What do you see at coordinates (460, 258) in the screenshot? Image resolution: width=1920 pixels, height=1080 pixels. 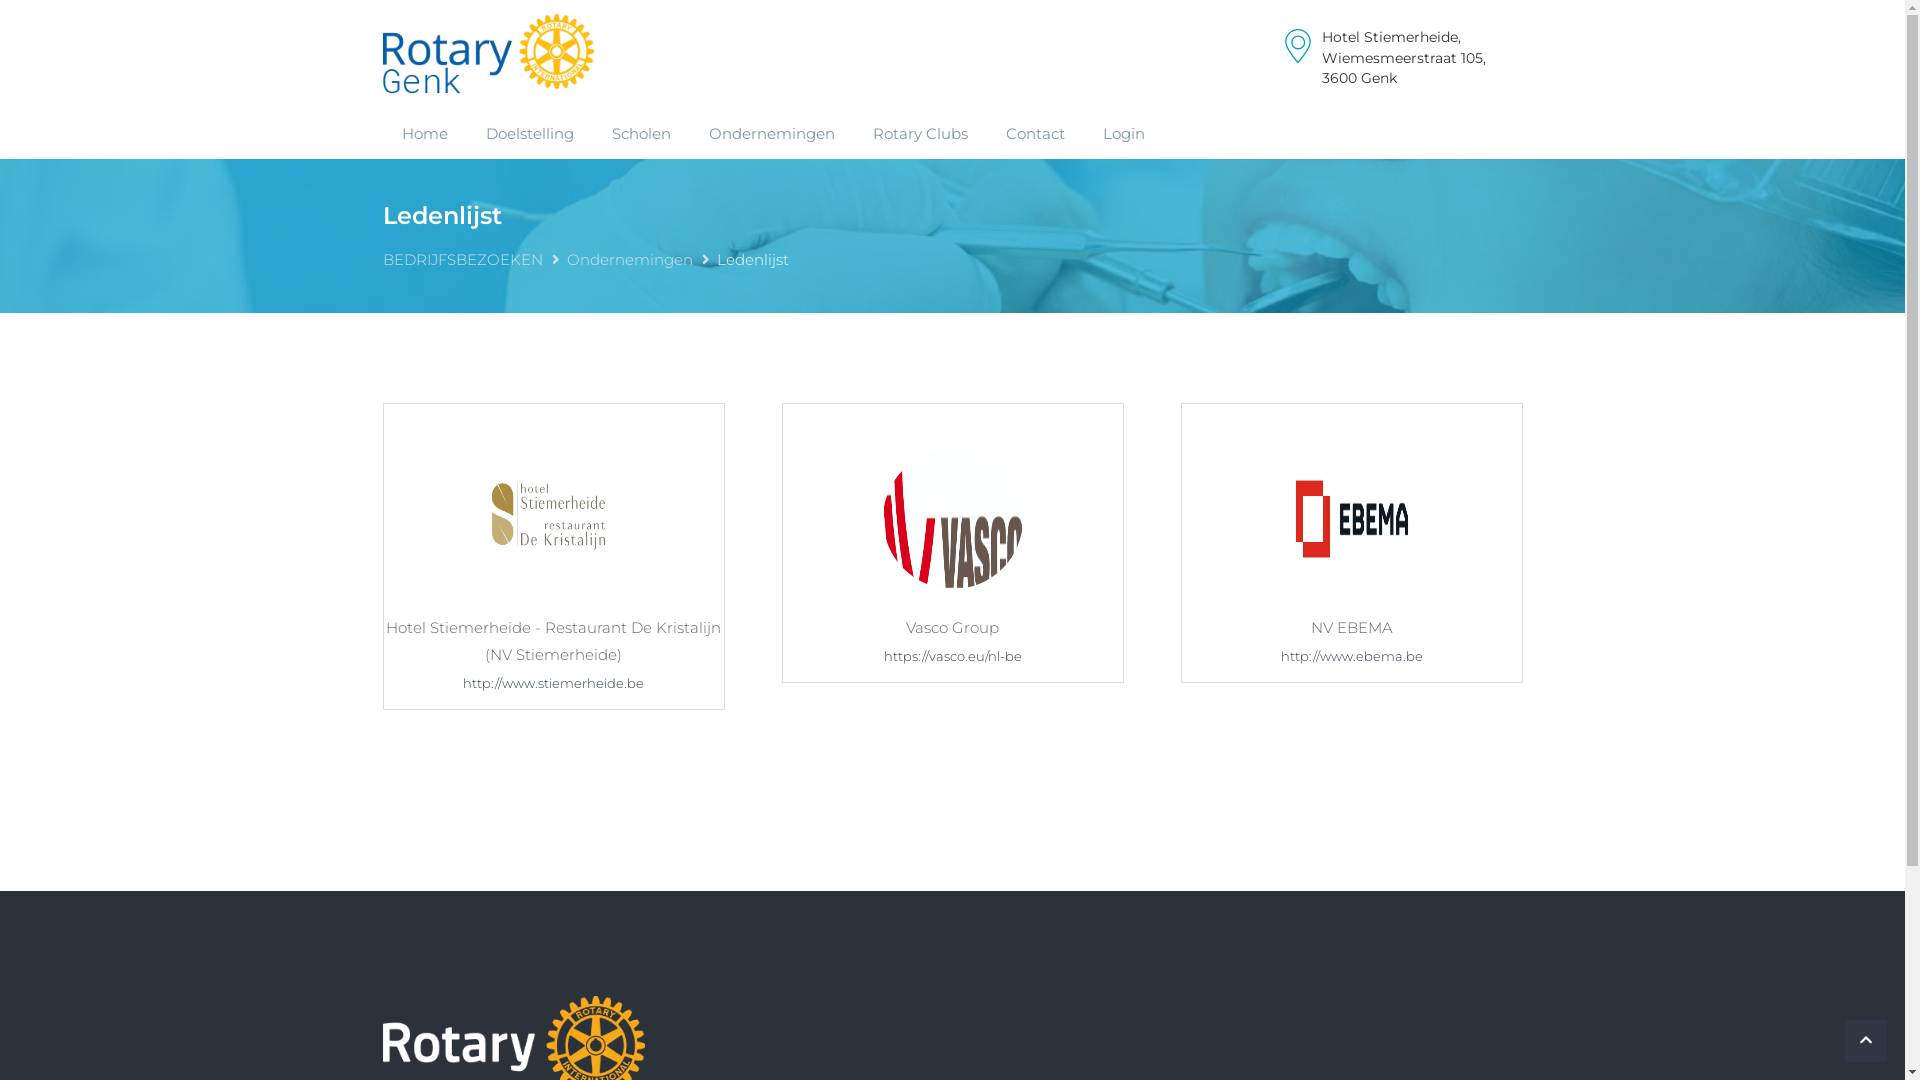 I see `'BEDRIJFSBEZOEKEN'` at bounding box center [460, 258].